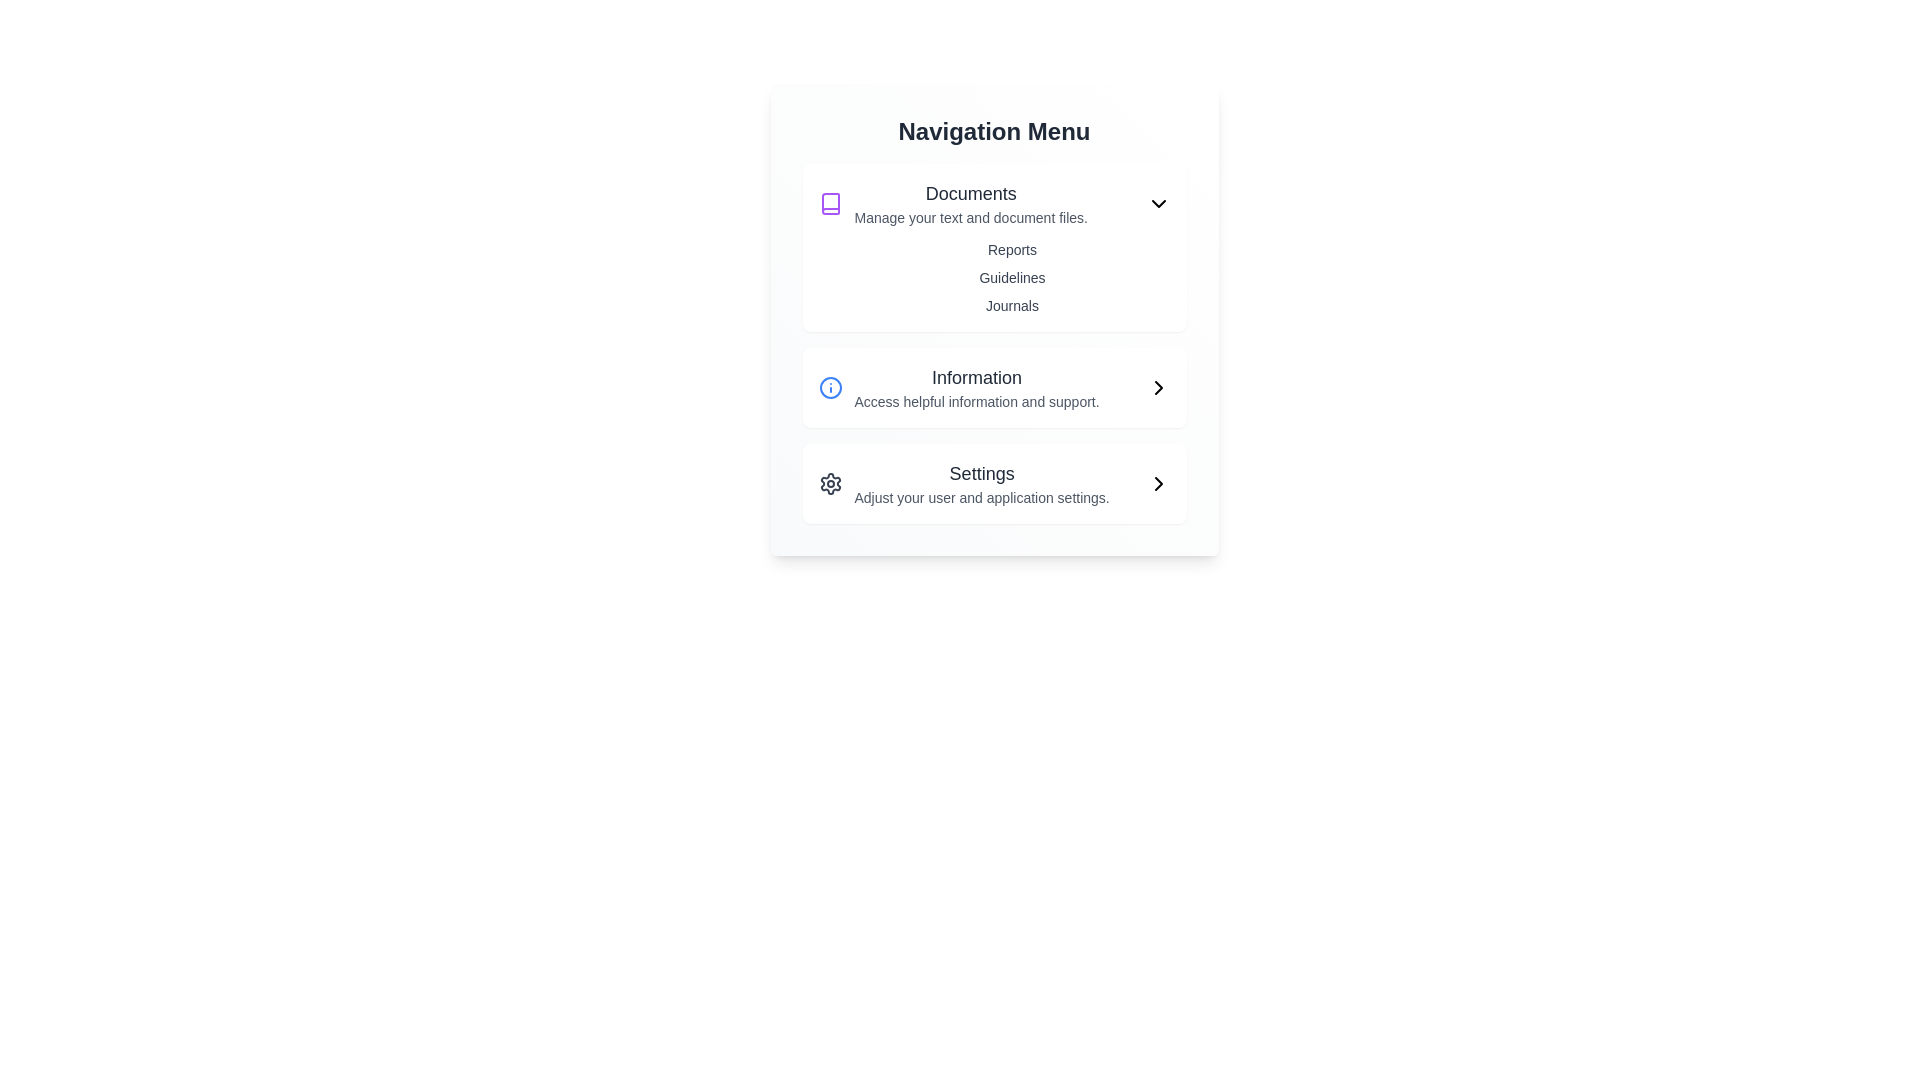  Describe the element at coordinates (971, 204) in the screenshot. I see `the top menu entry in the Navigation Menu` at that location.